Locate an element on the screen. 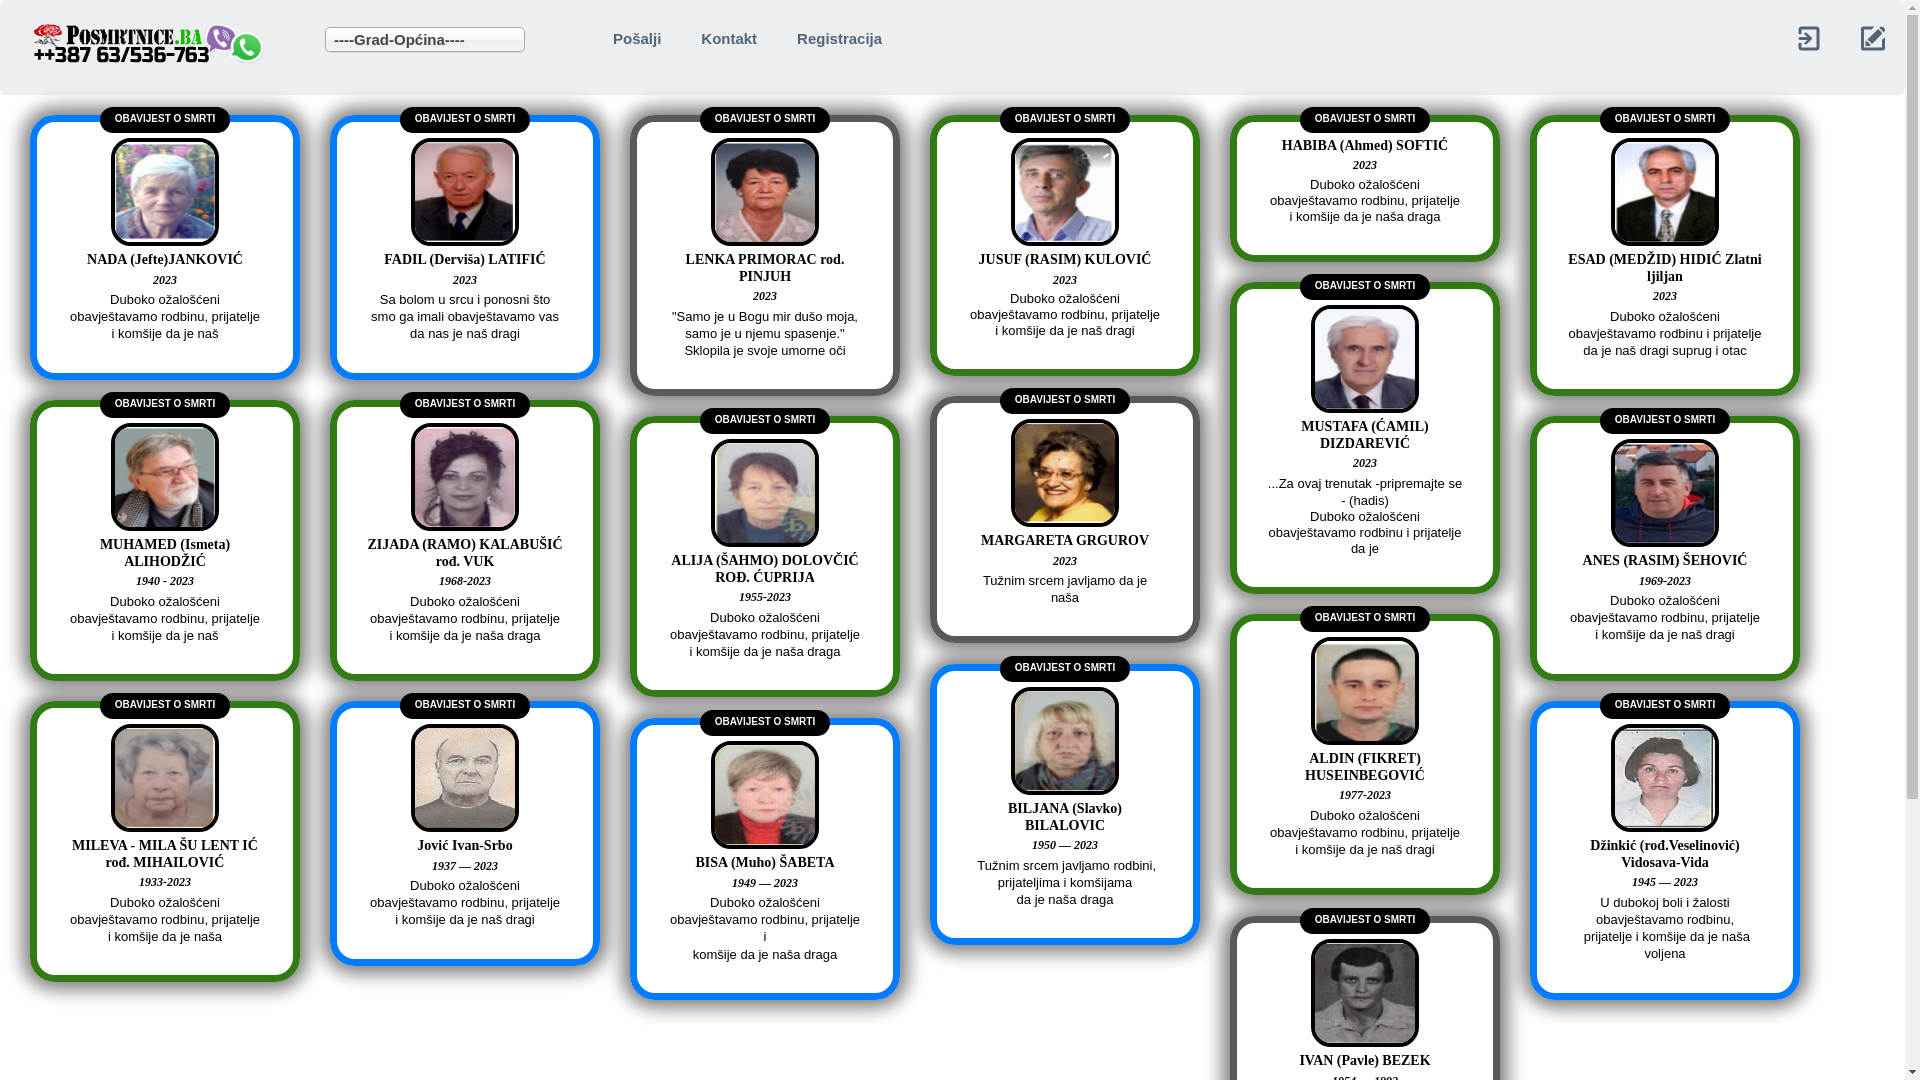 This screenshot has width=1920, height=1080. '1969-2023' is located at coordinates (1565, 589).